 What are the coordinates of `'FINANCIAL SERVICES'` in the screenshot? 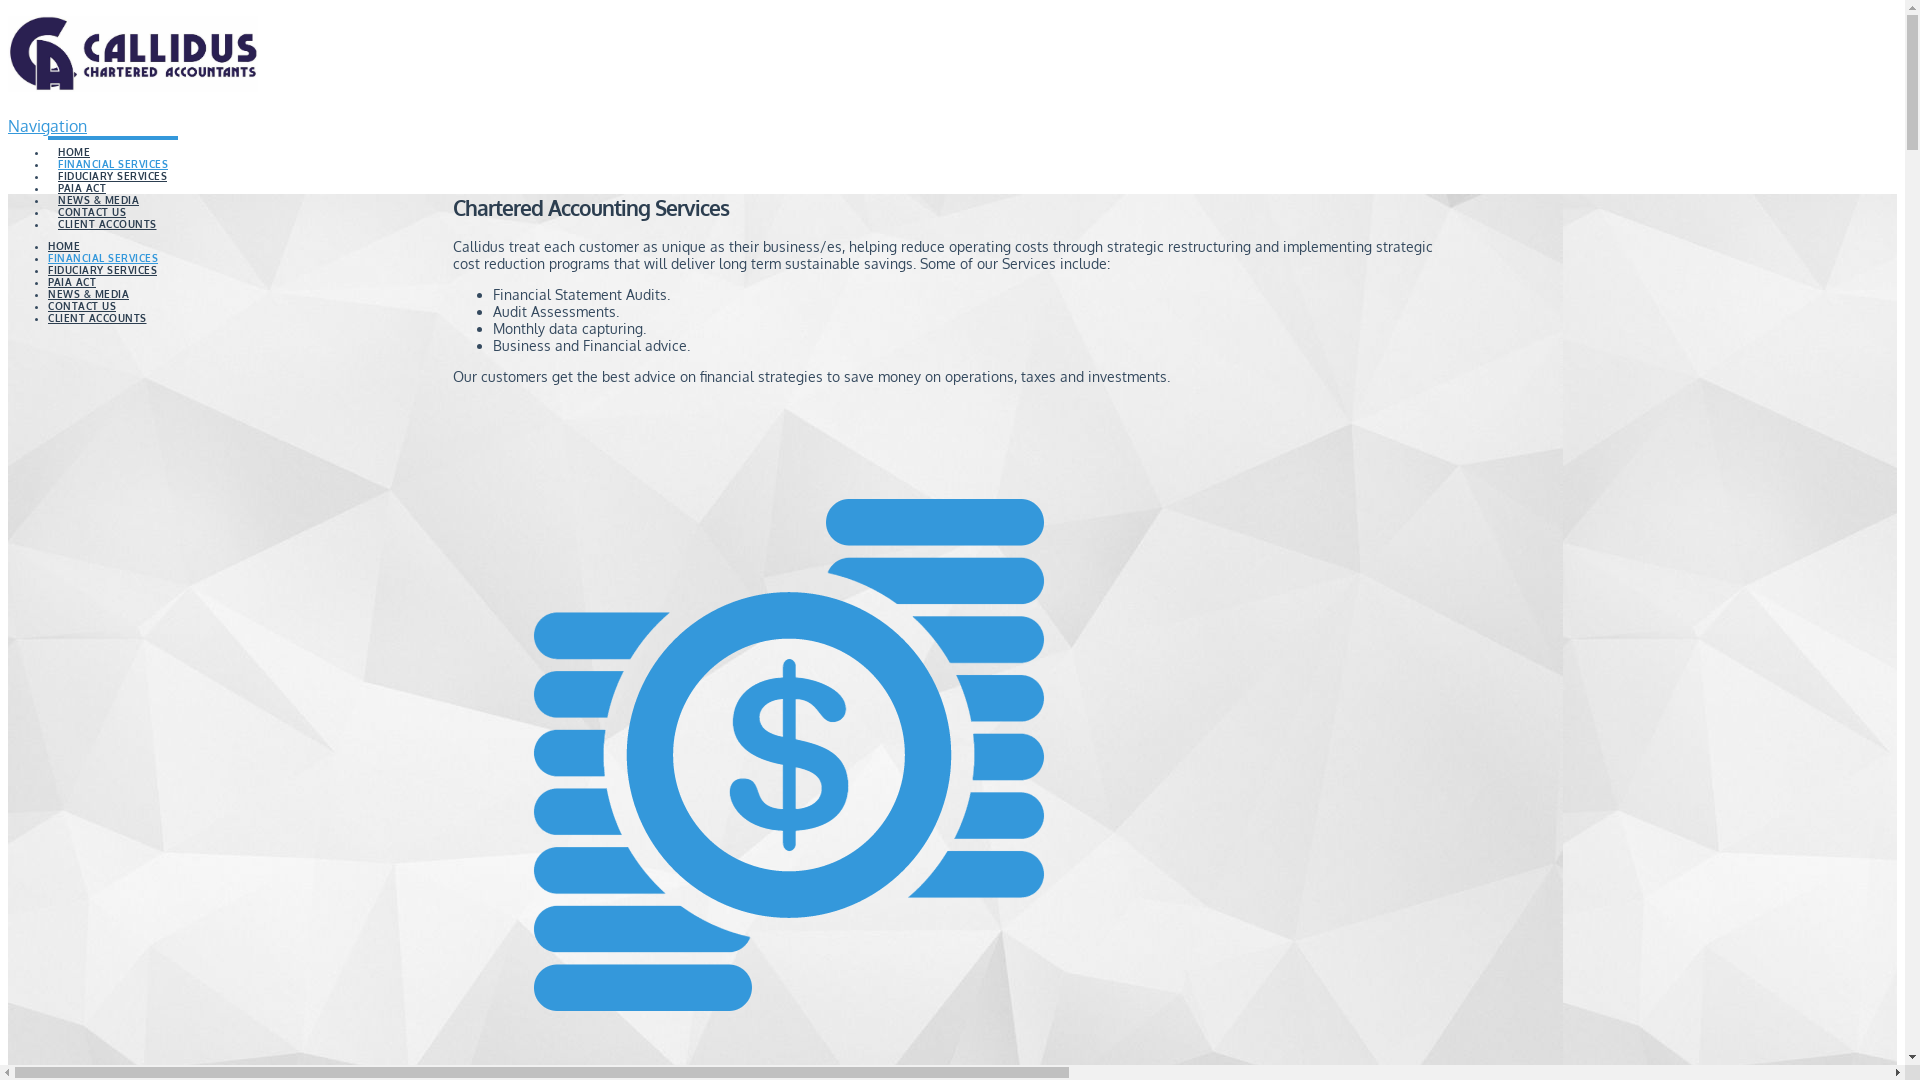 It's located at (112, 152).